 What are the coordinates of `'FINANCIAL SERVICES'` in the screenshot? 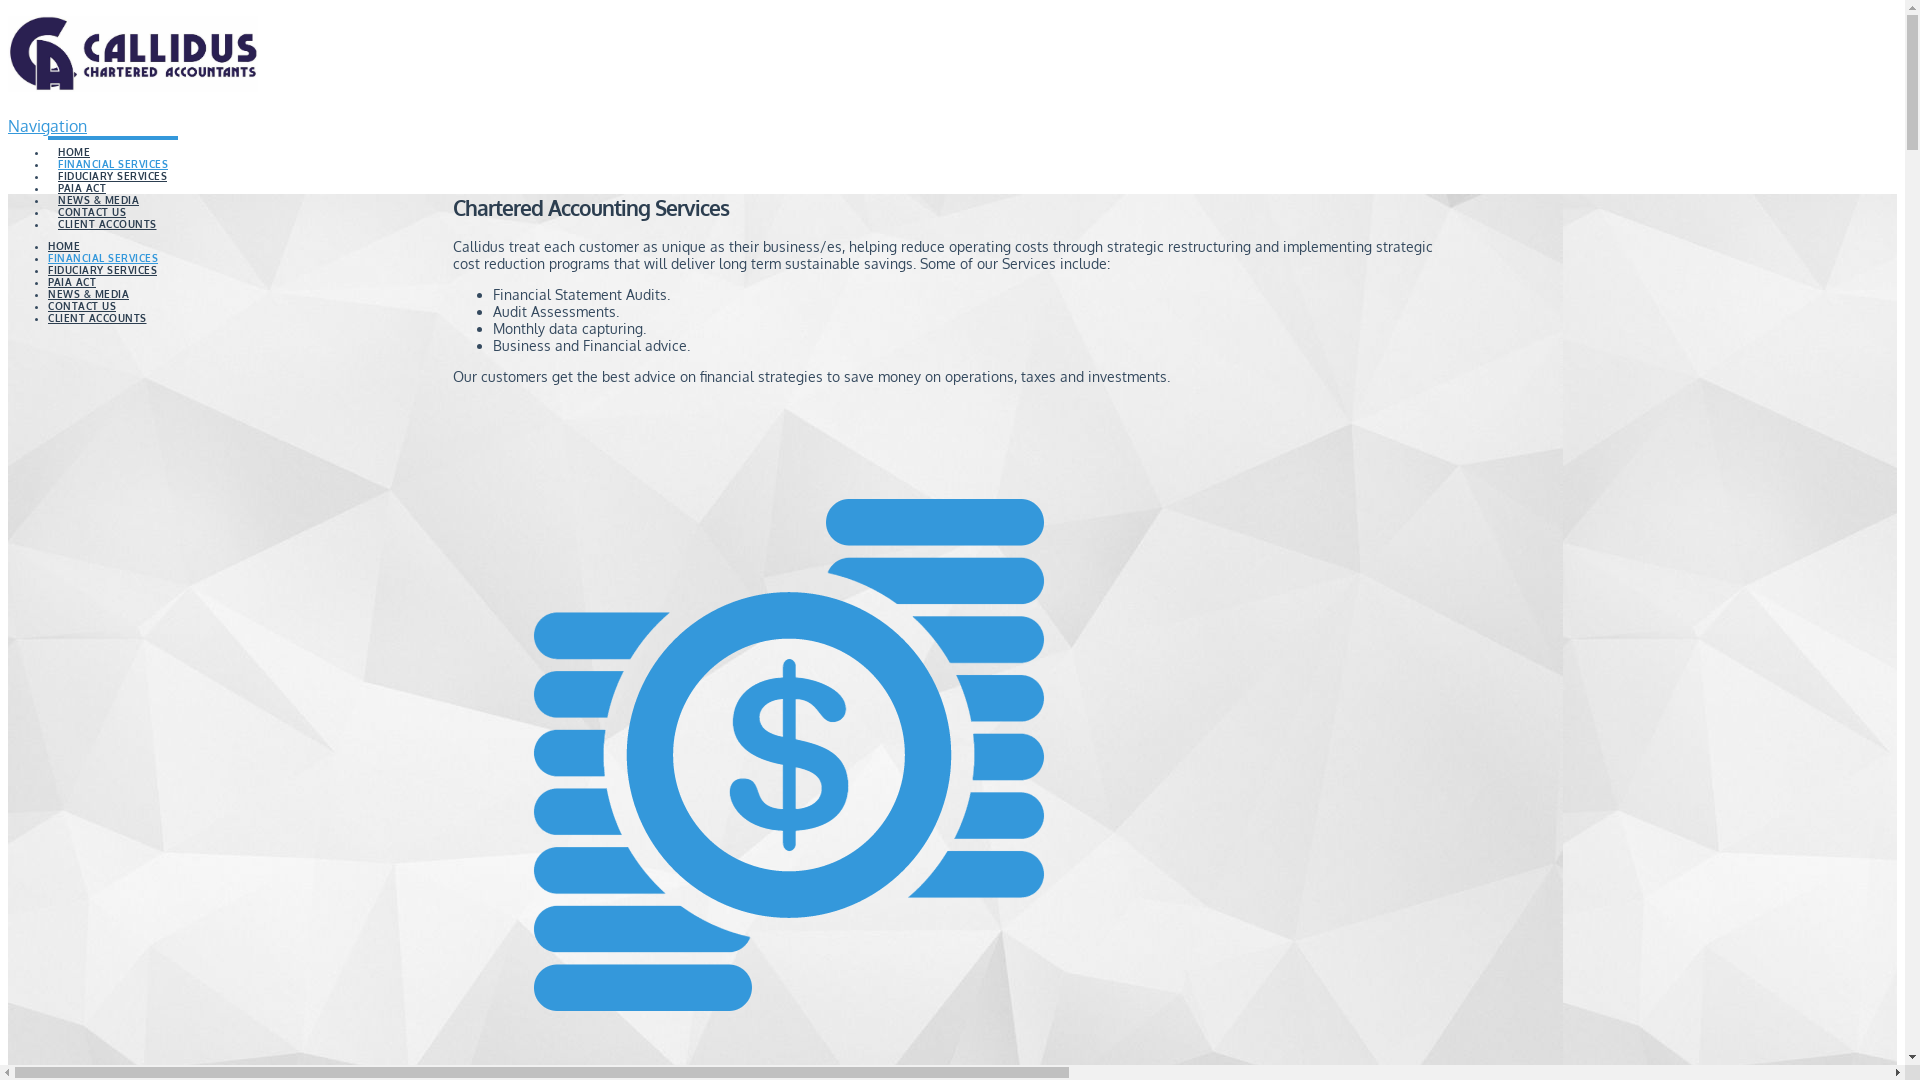 It's located at (112, 152).